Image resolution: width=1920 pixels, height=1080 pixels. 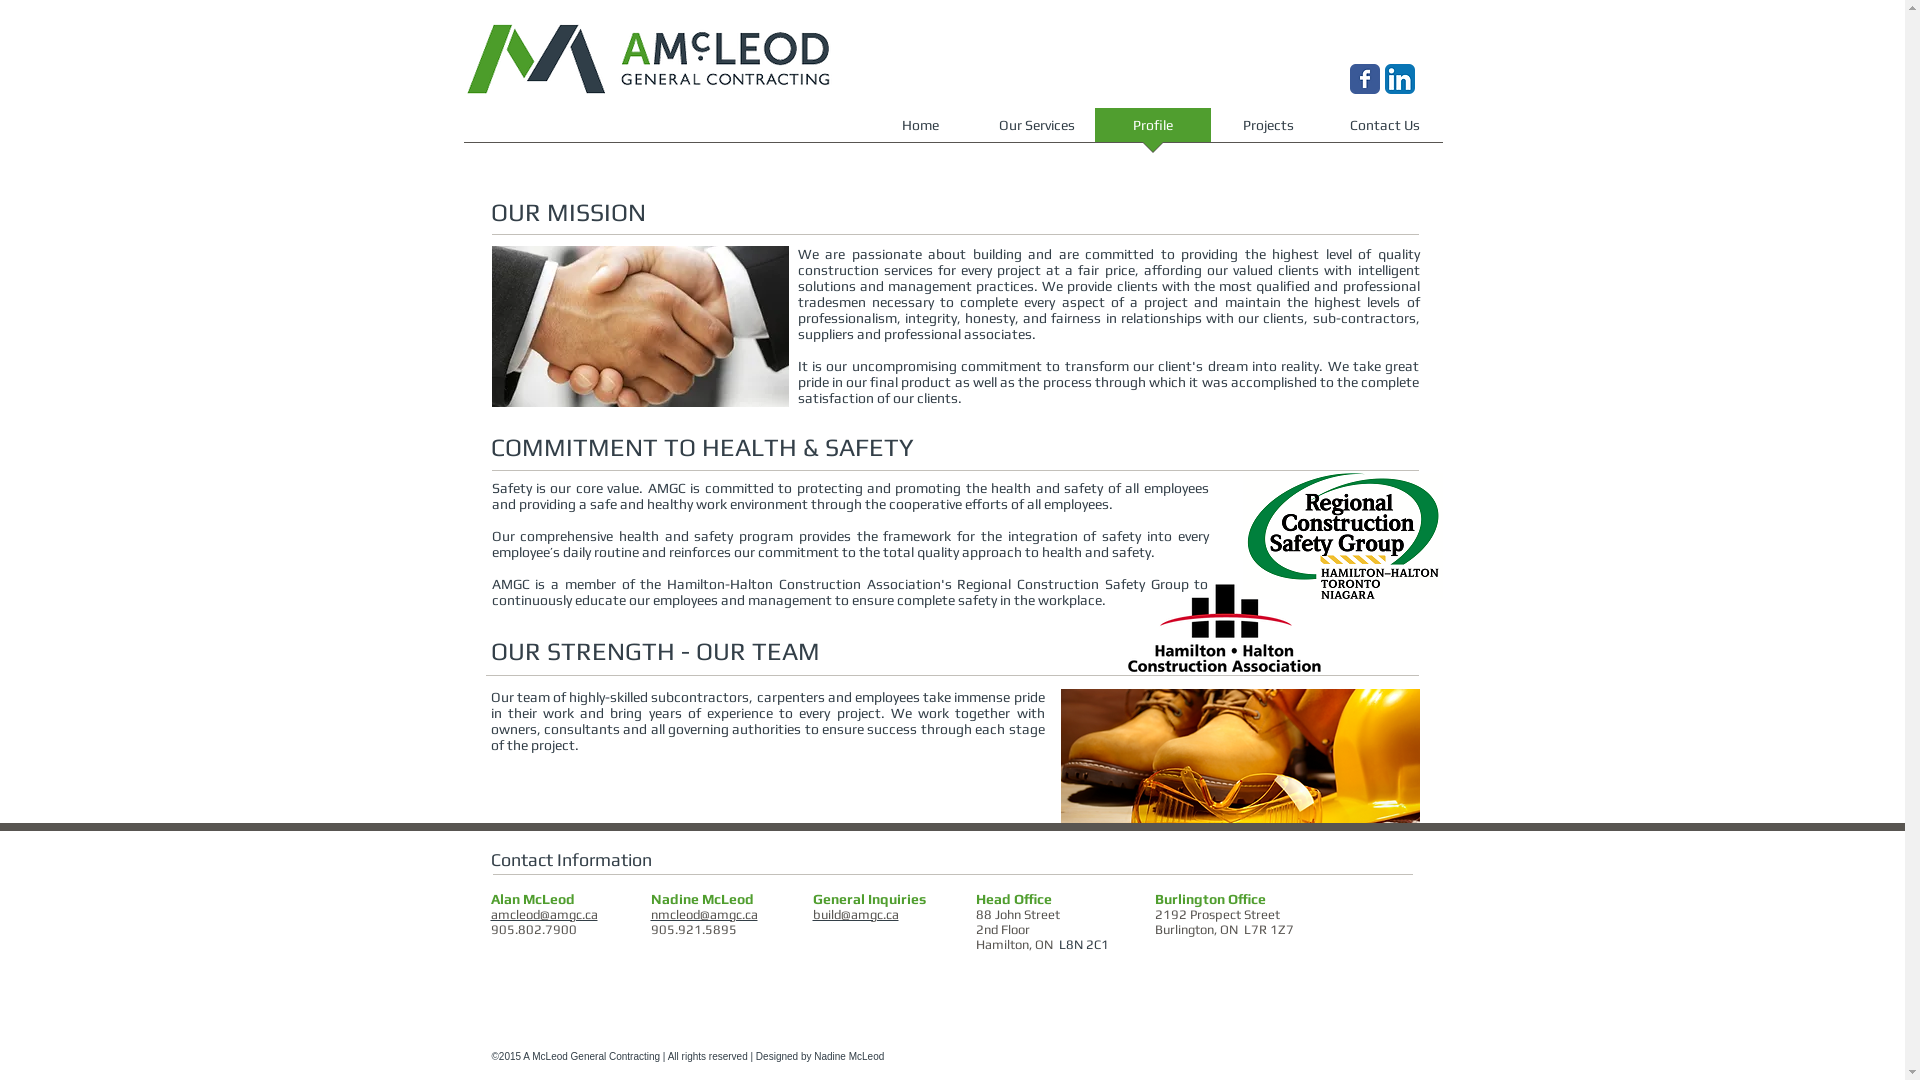 I want to click on 'build@amgc.ca', so click(x=811, y=914).